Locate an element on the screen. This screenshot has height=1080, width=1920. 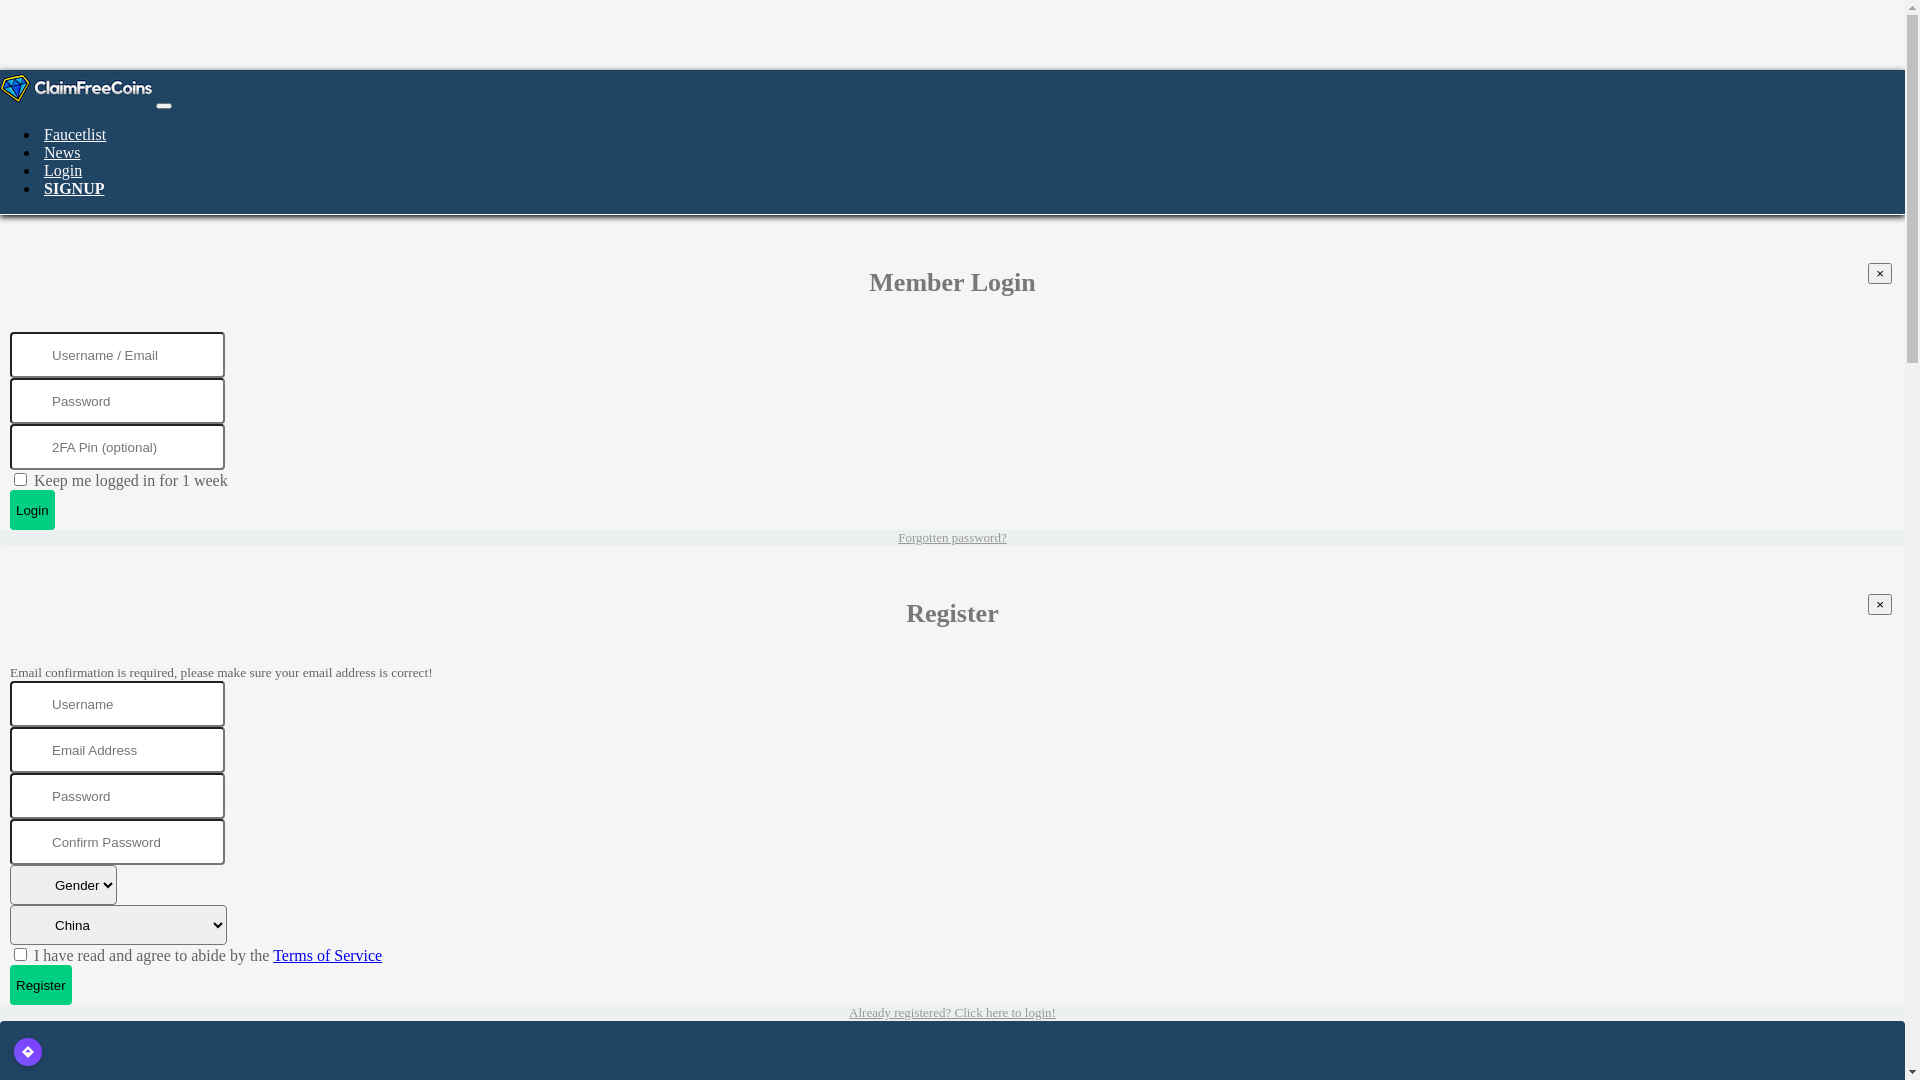
'Faucetlist' is located at coordinates (75, 134).